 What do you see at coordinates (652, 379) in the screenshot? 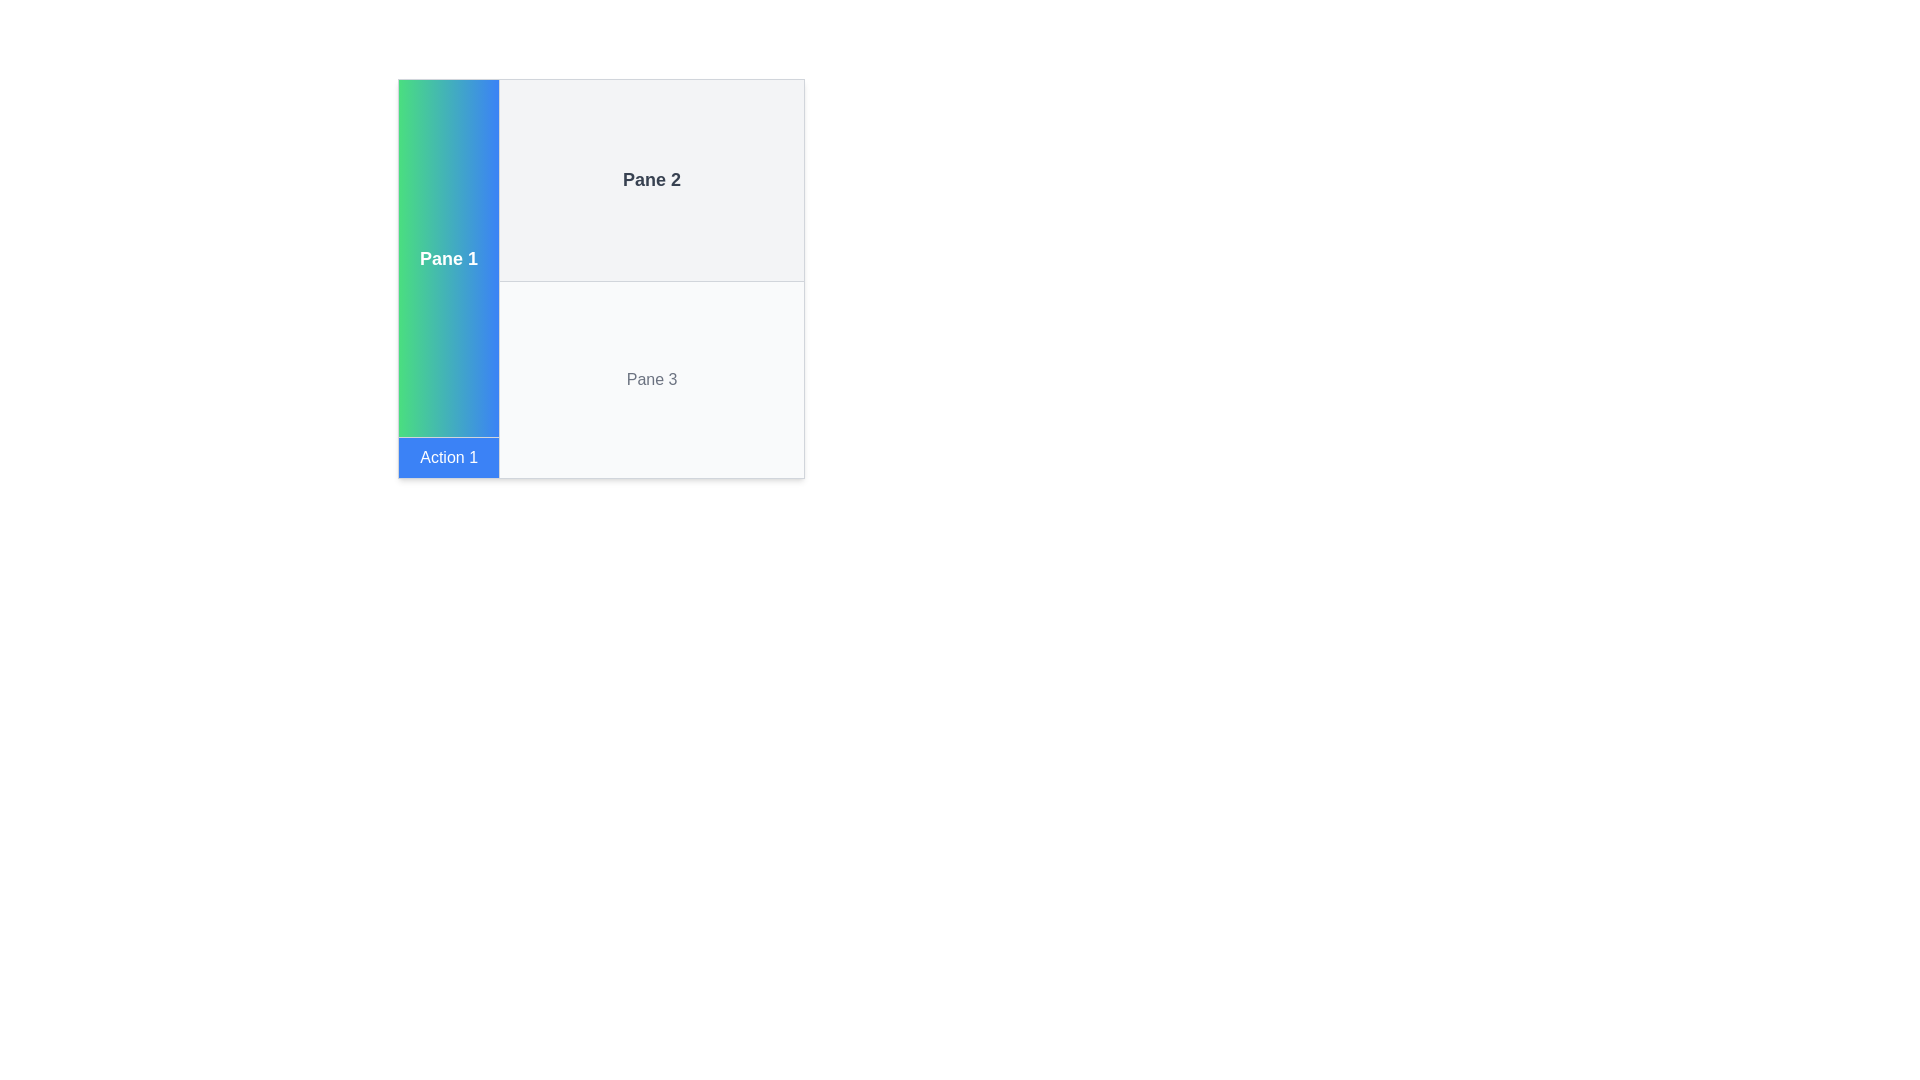
I see `the Text Label located in the bottom-right section of the interface, which provides context about the pane's content or purpose` at bounding box center [652, 379].